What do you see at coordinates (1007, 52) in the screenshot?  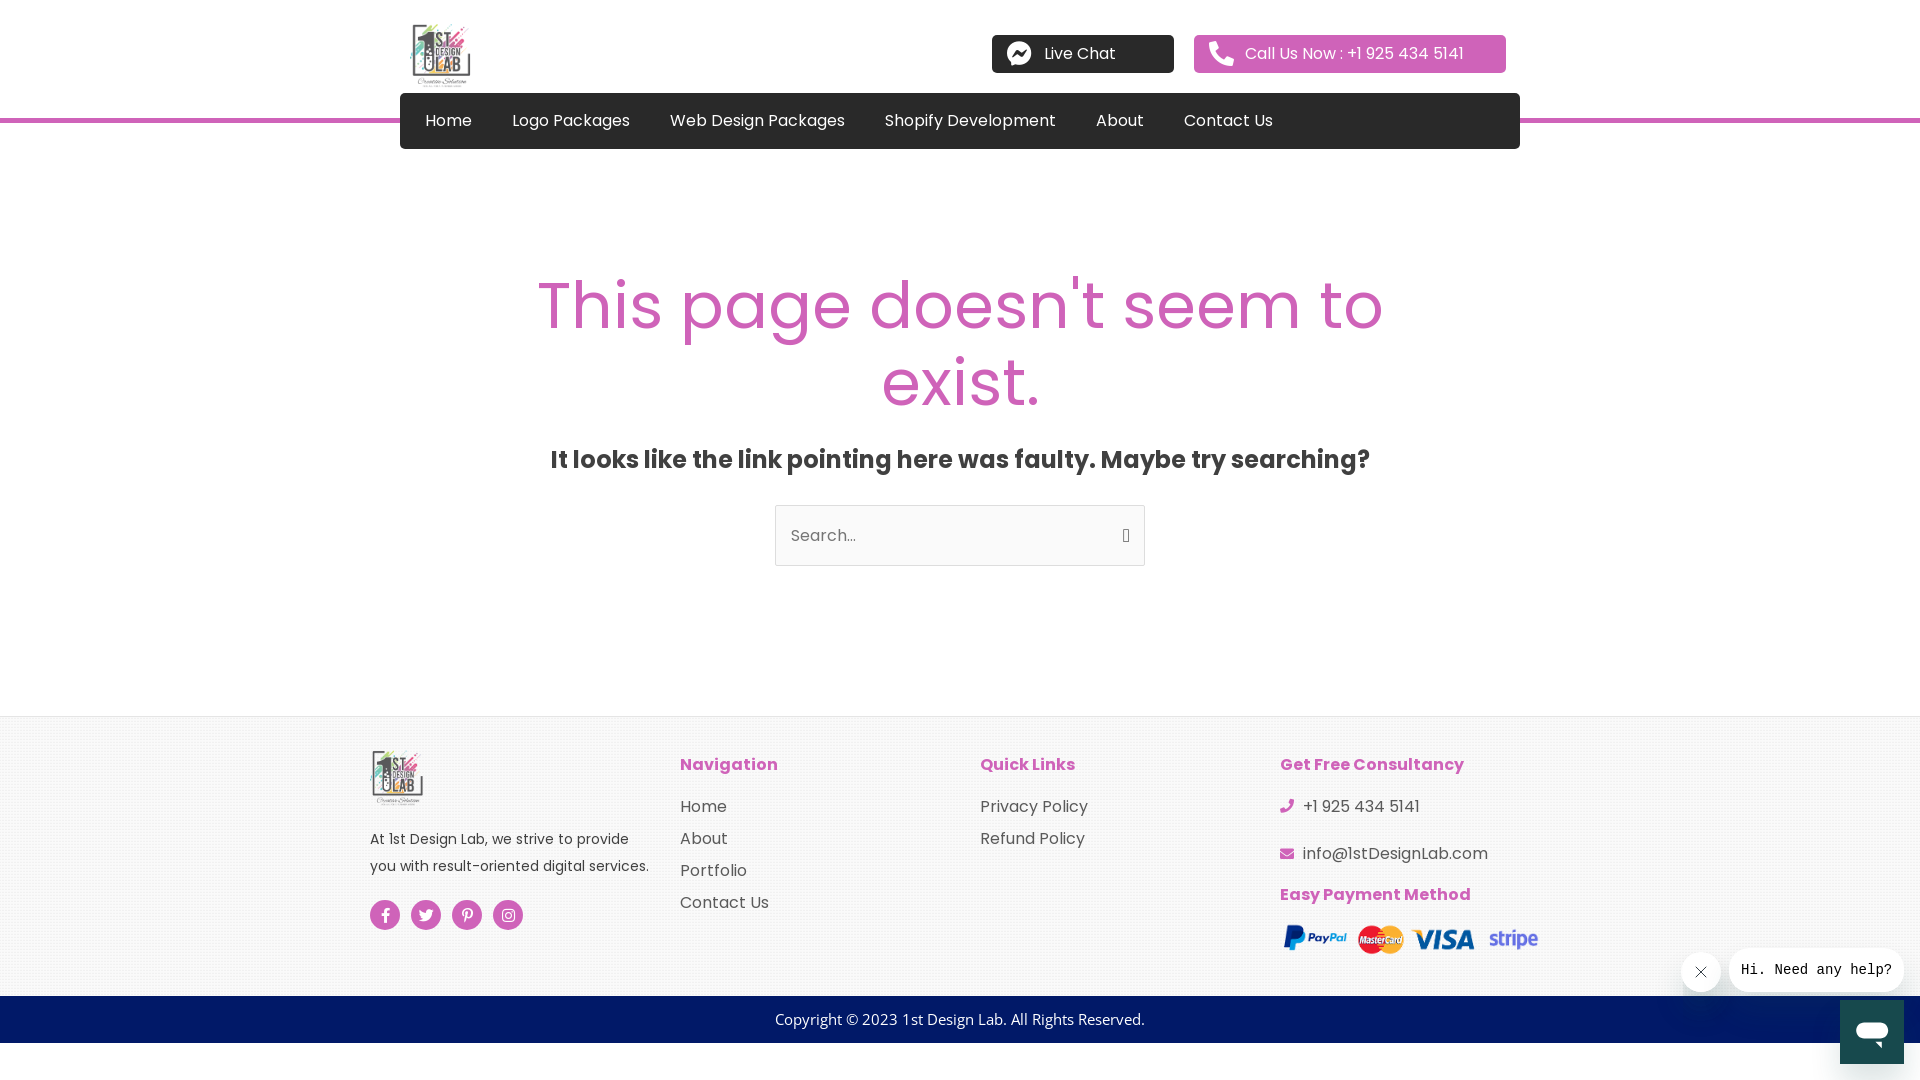 I see `'Live Chat'` at bounding box center [1007, 52].